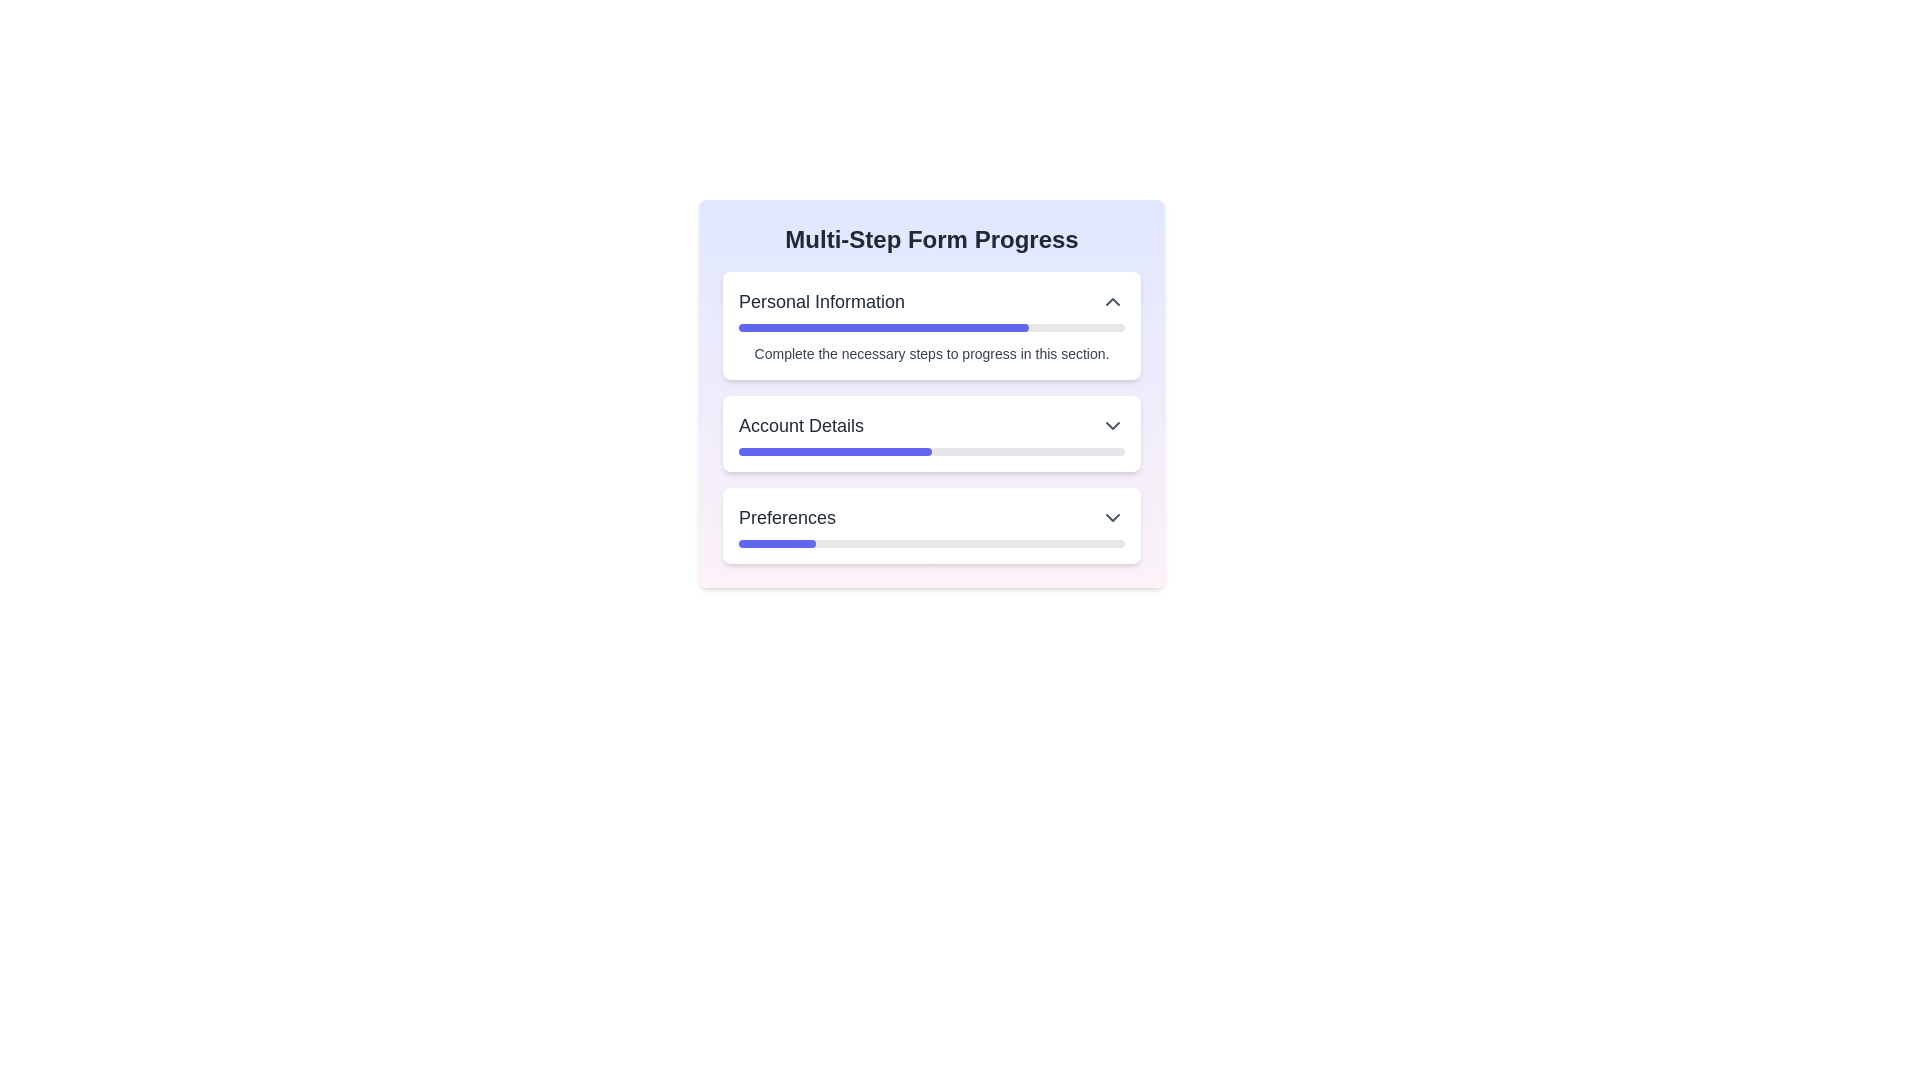  I want to click on the horizontal progress bar with rounded edges and an indigo color, which represents the progress for the 'Account Details' section in a multi-step form, so click(835, 451).